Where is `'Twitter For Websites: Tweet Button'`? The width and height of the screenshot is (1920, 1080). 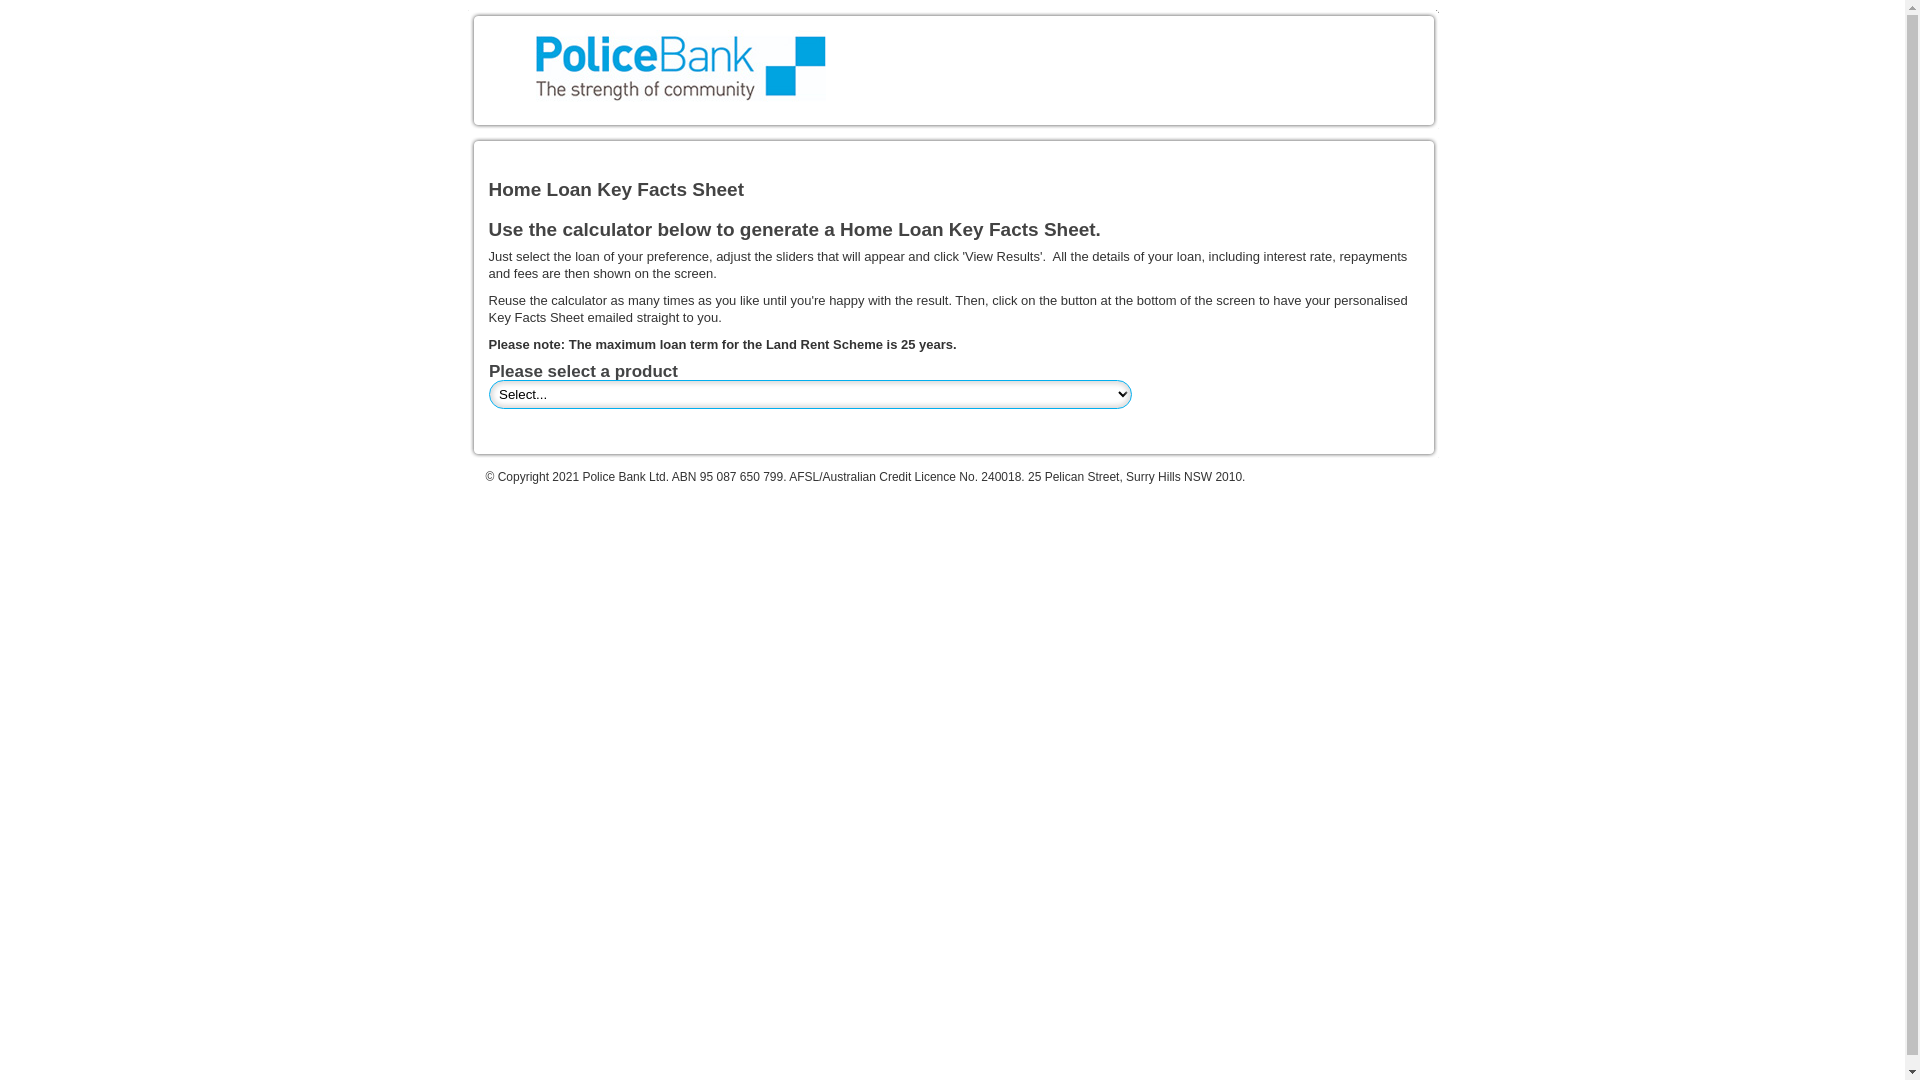 'Twitter For Websites: Tweet Button' is located at coordinates (537, 427).